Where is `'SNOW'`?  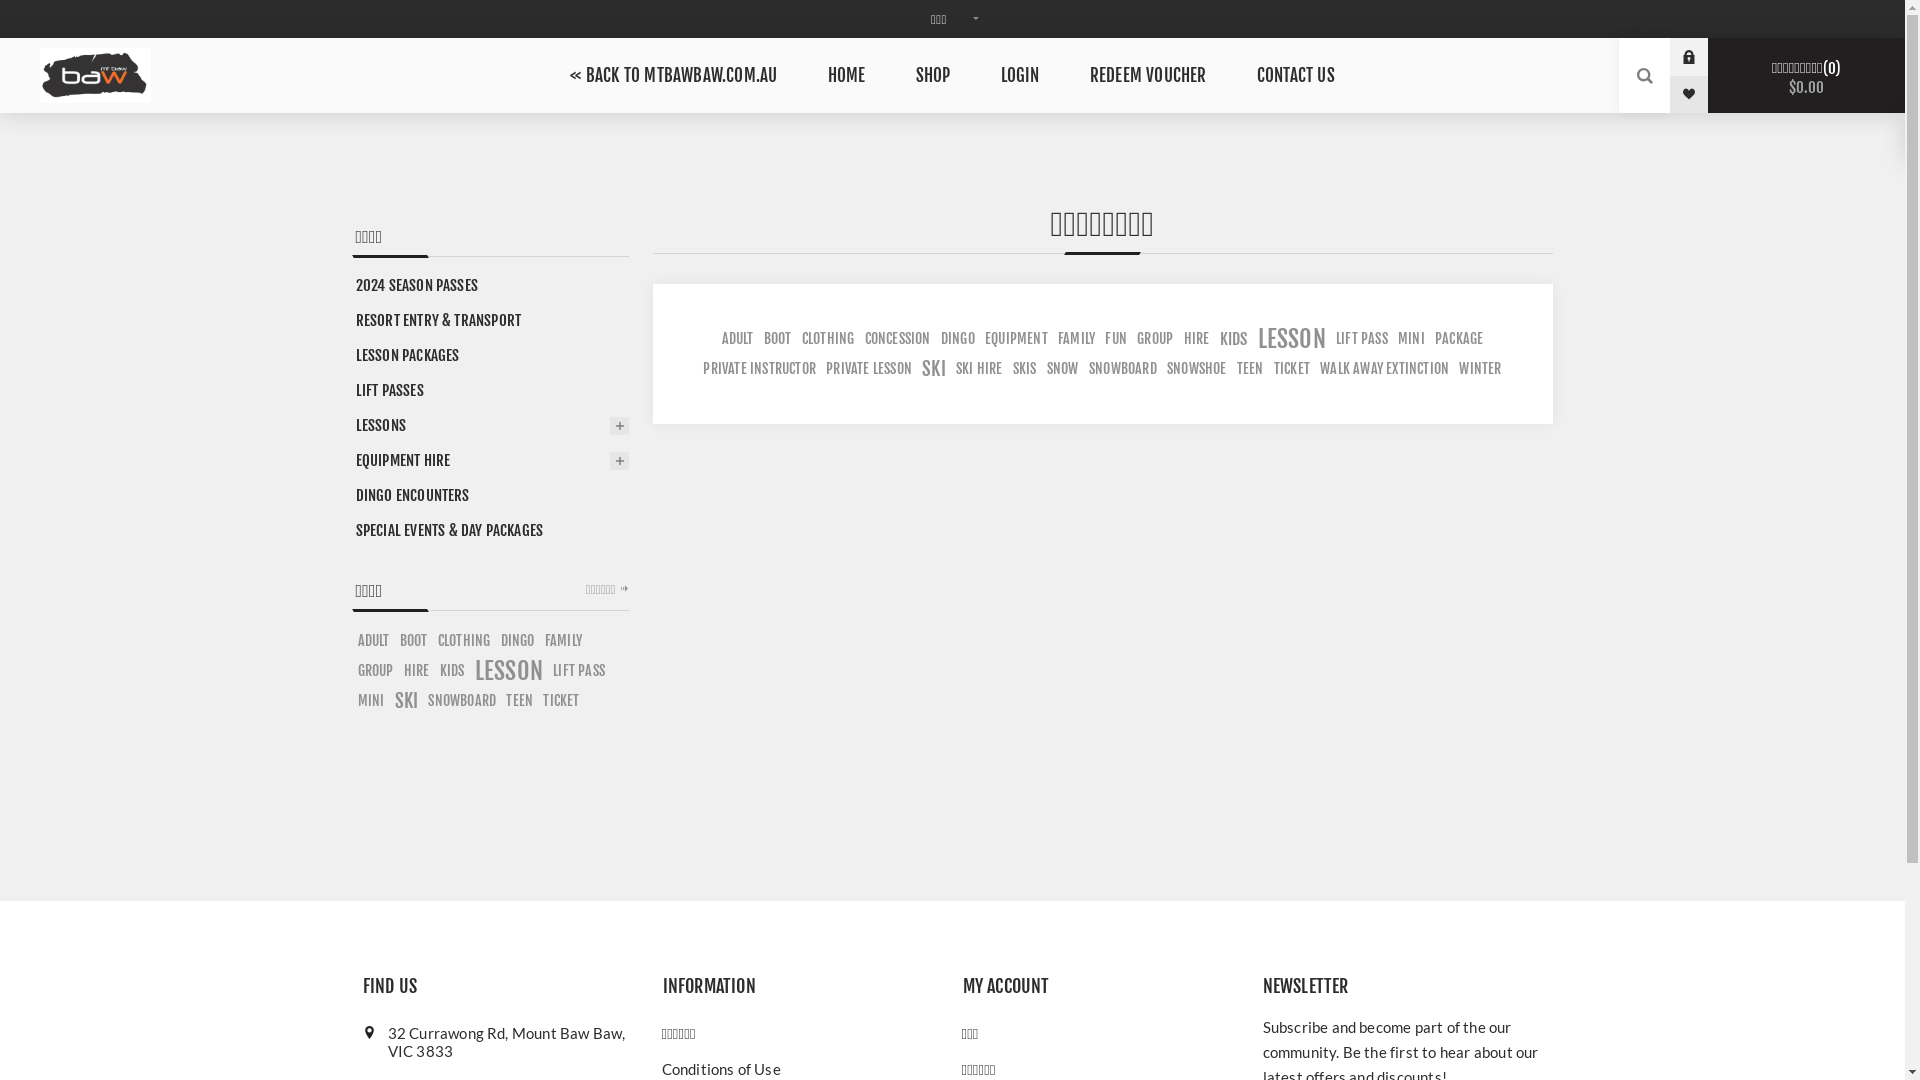 'SNOW' is located at coordinates (1061, 369).